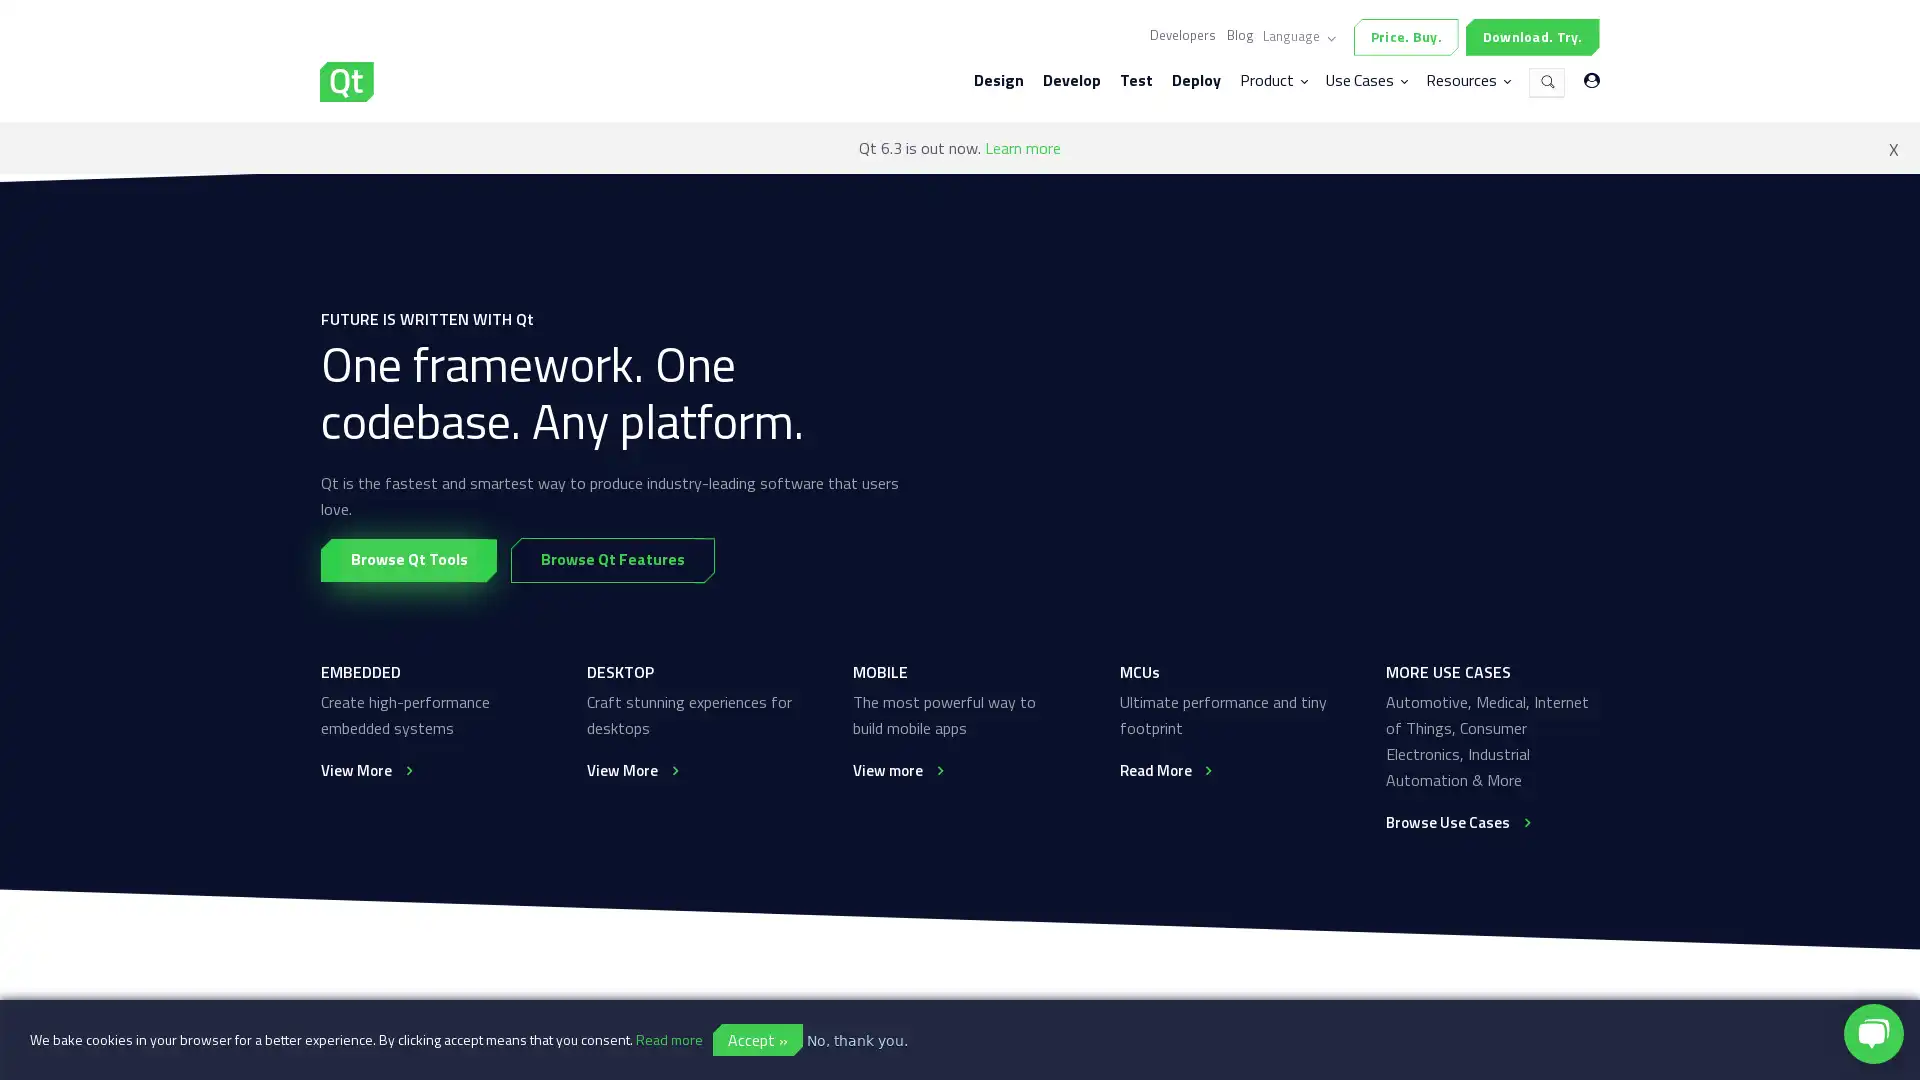  Describe the element at coordinates (757, 1039) in the screenshot. I see `Accept` at that location.